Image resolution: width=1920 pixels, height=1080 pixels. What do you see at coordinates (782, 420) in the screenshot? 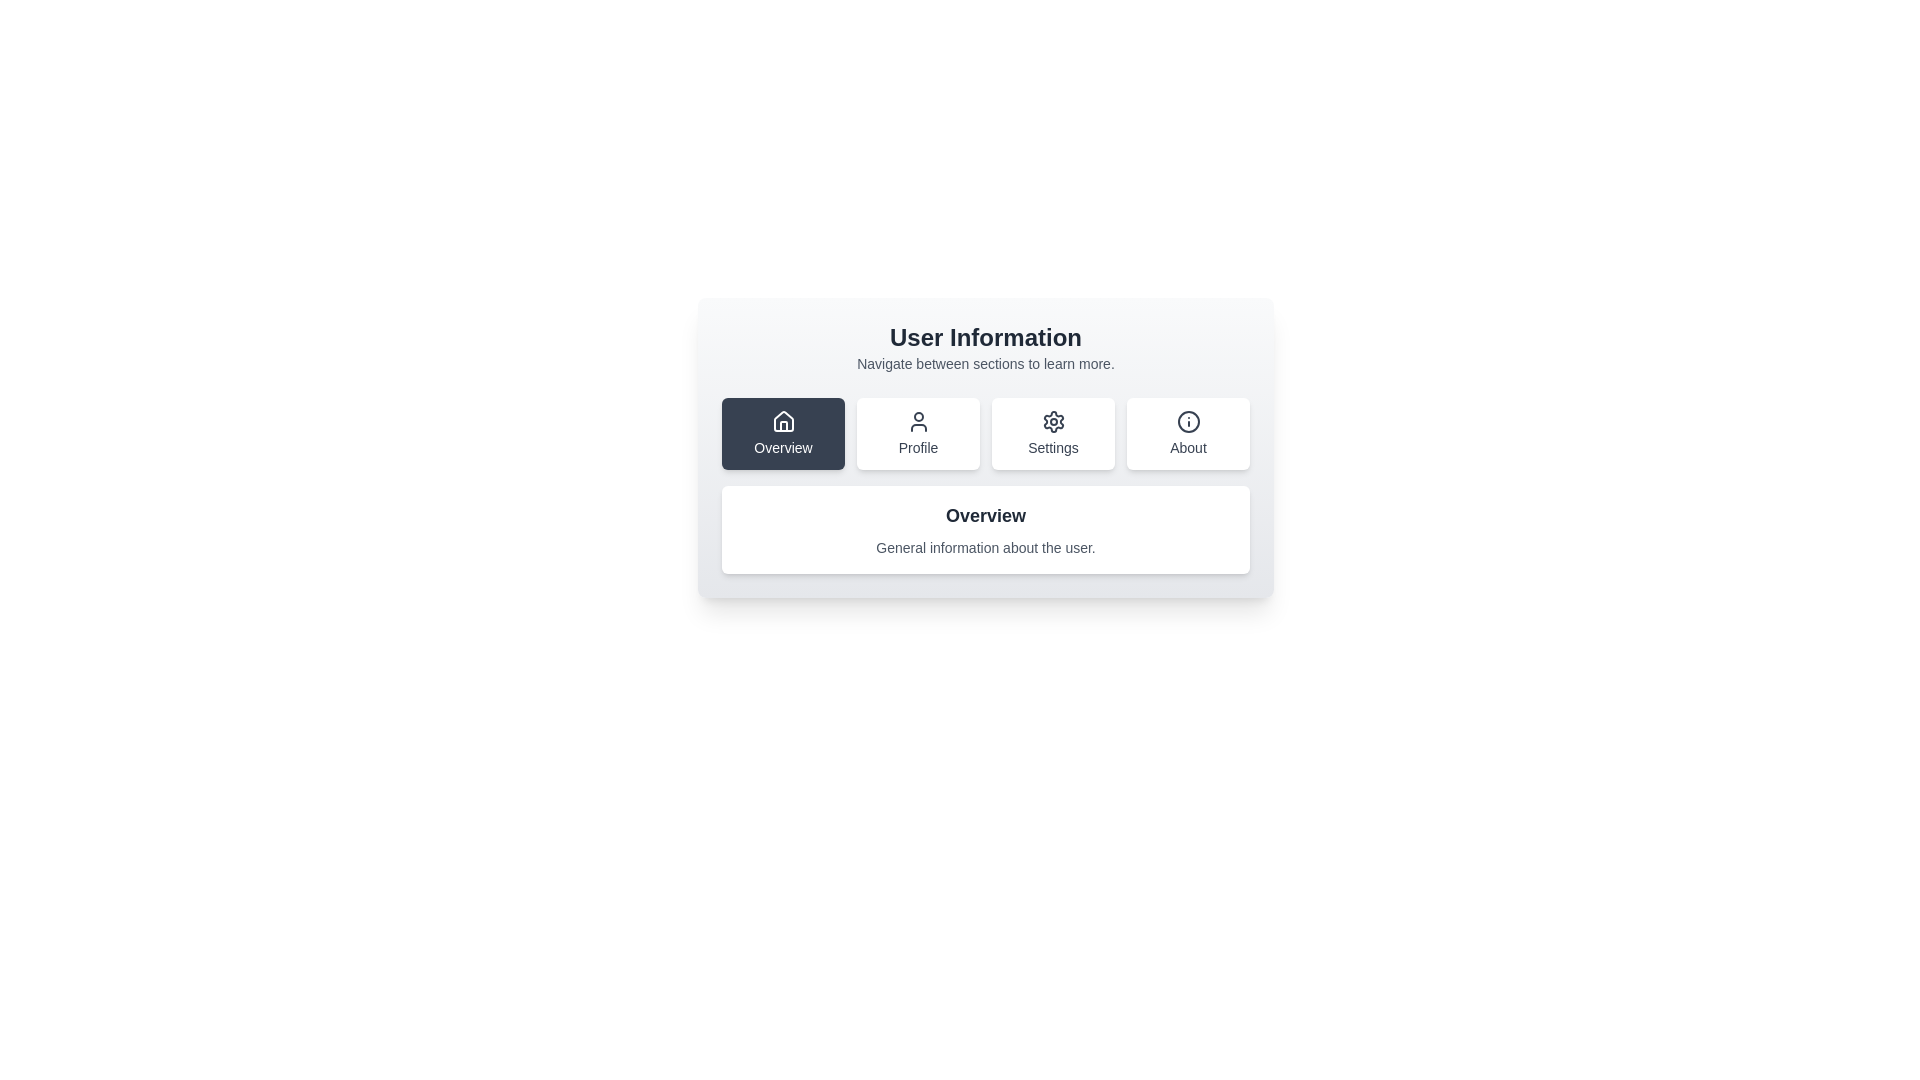
I see `the 'Overview' button which contains the house icon` at bounding box center [782, 420].